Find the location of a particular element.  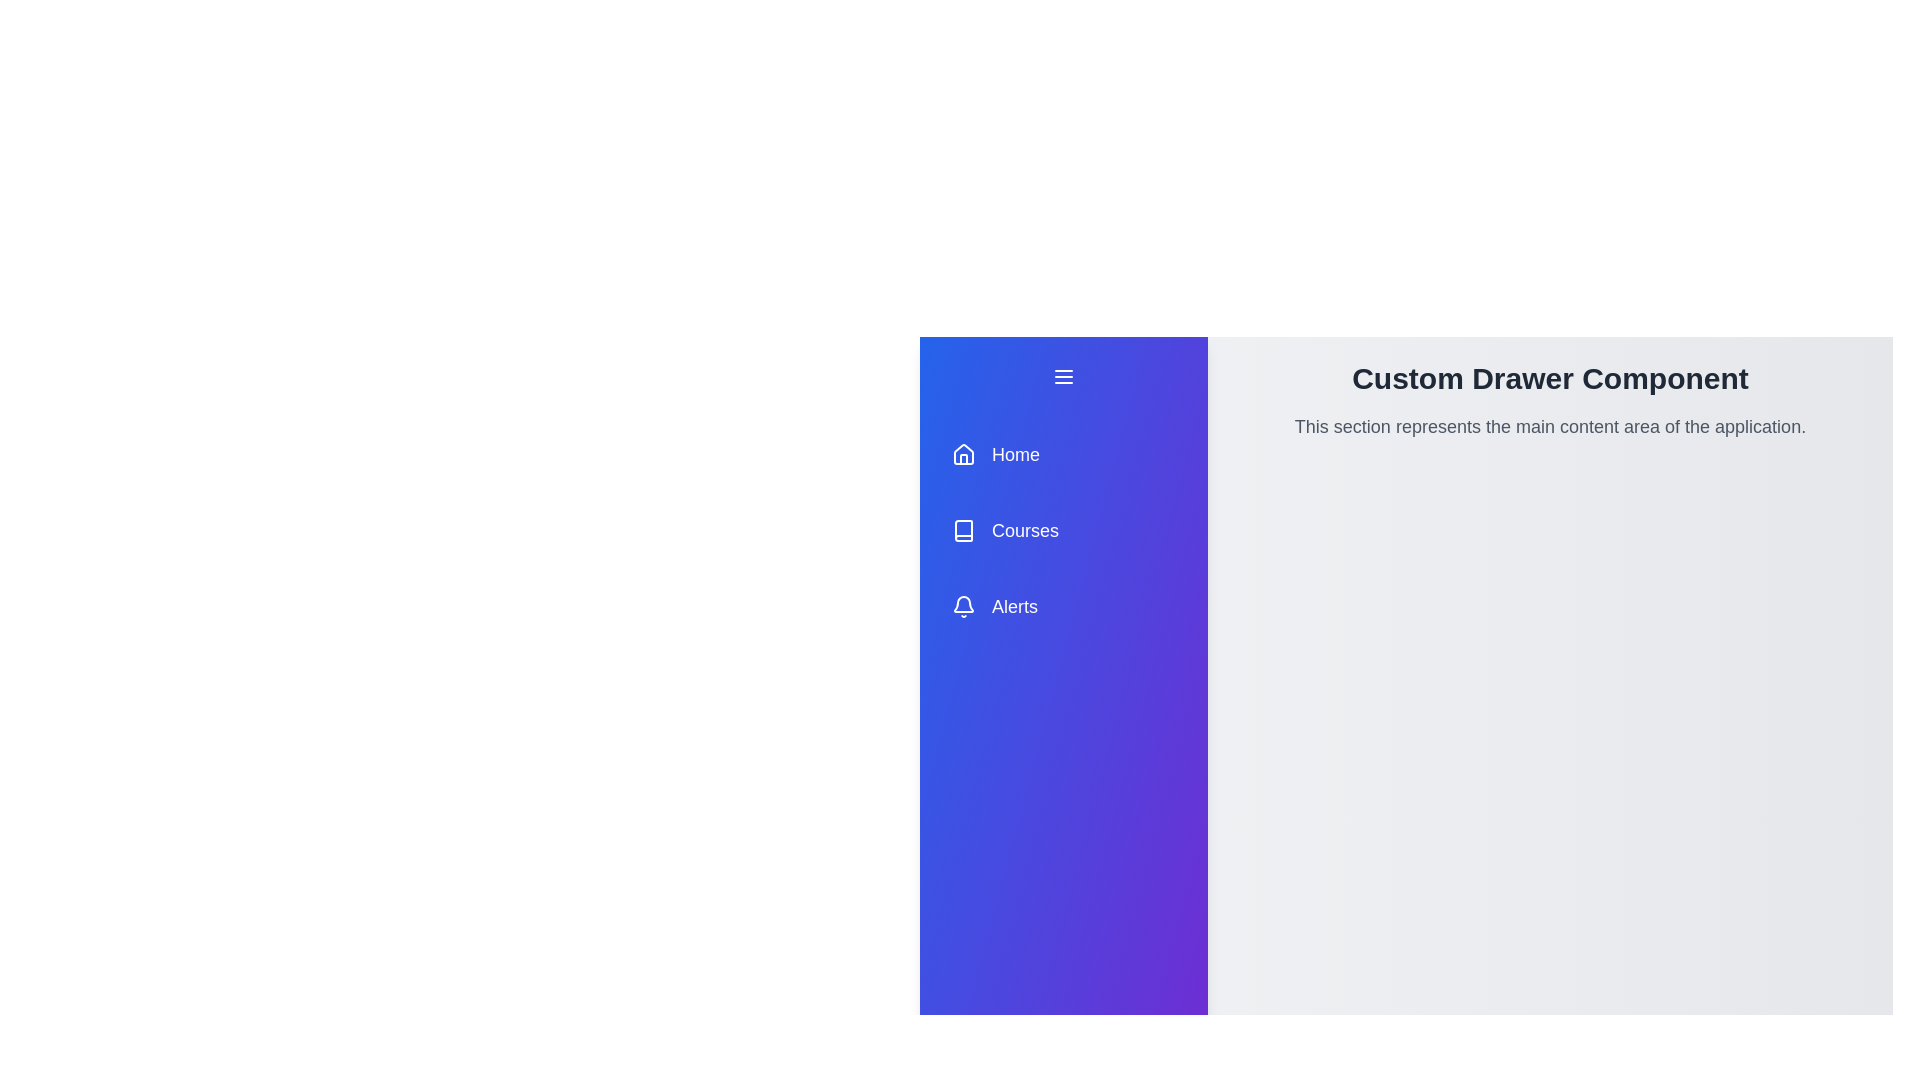

the menu item Alerts to navigate to the corresponding section is located at coordinates (1063, 605).